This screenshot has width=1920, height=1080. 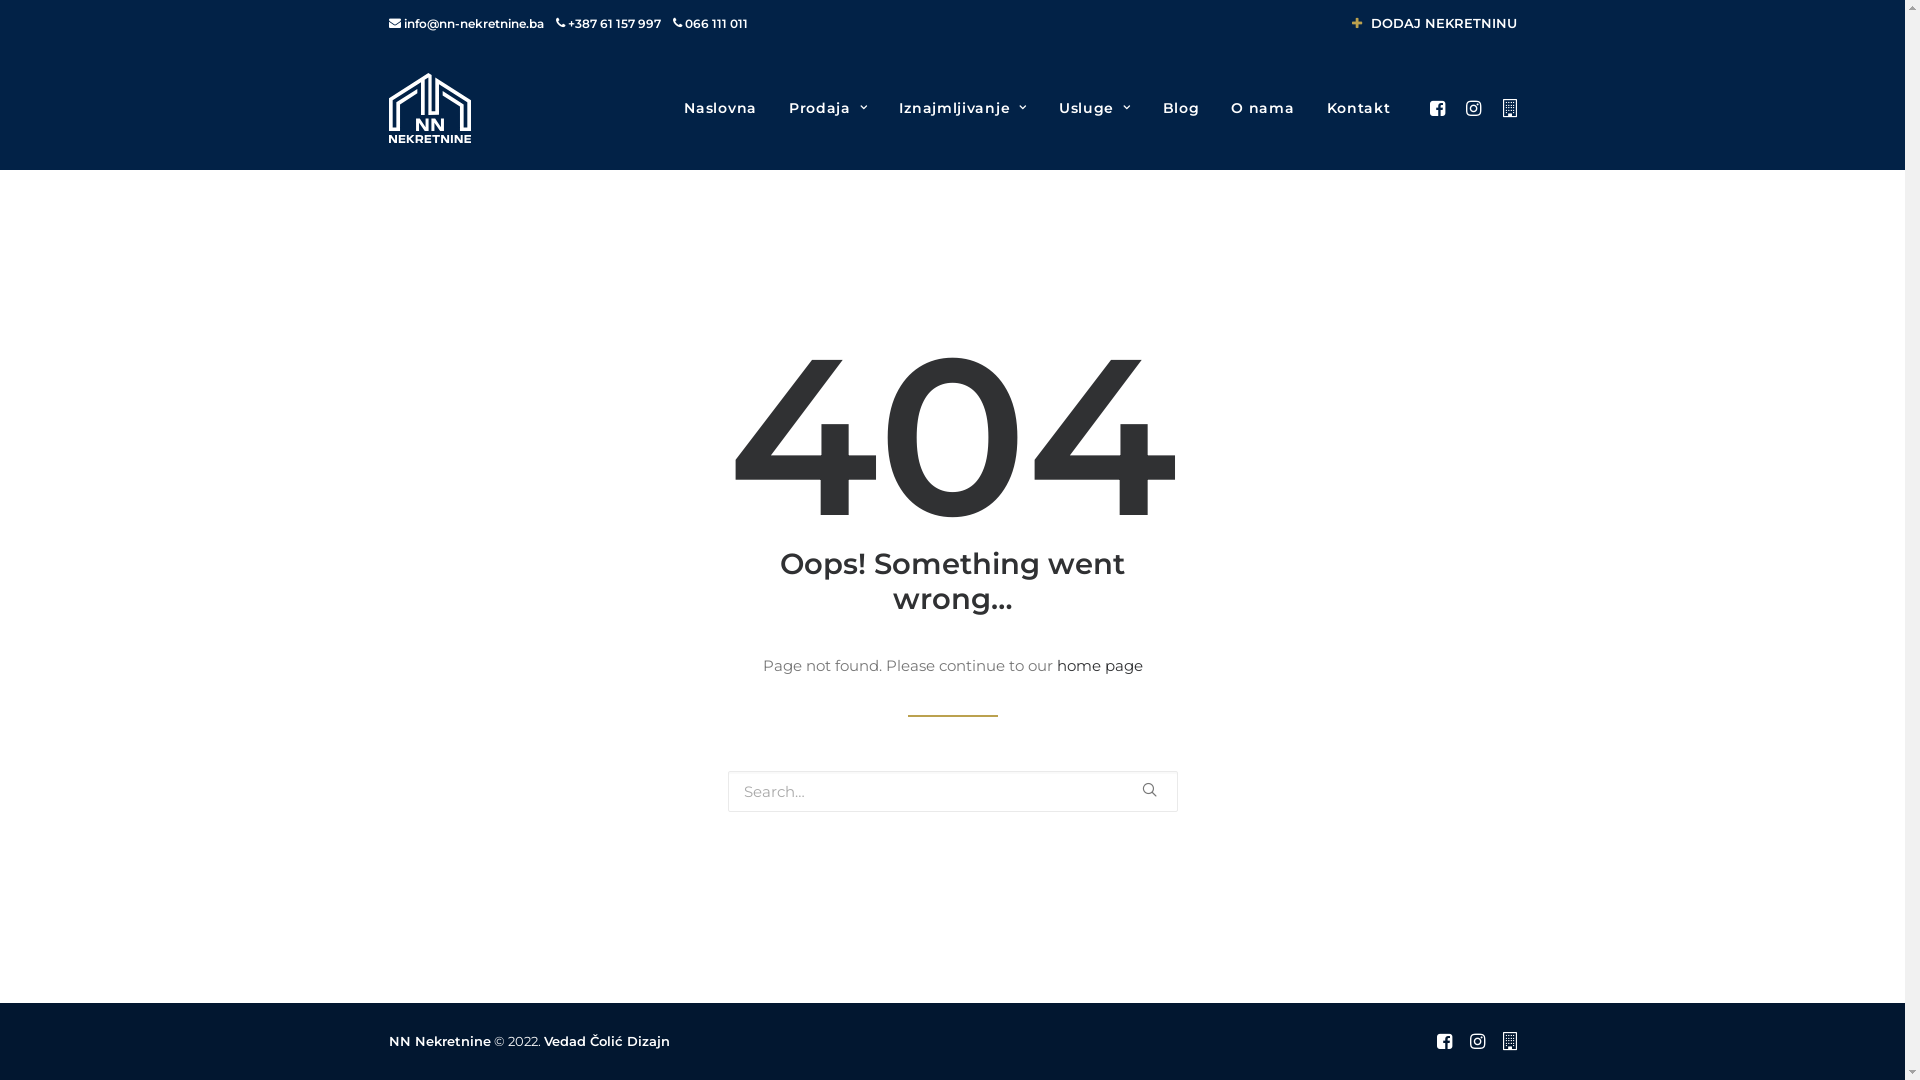 What do you see at coordinates (1433, 23) in the screenshot?
I see `'DODAJ NEKRETNINU'` at bounding box center [1433, 23].